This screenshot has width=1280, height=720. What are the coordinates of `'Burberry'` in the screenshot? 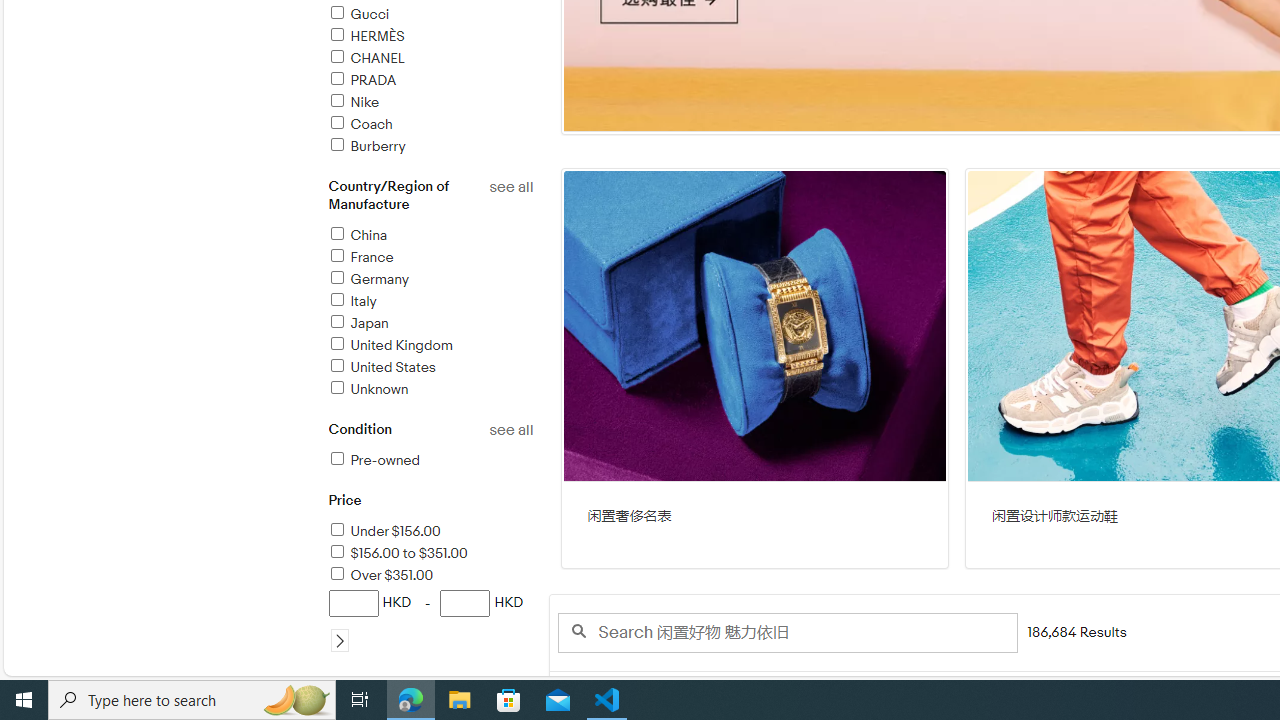 It's located at (366, 145).